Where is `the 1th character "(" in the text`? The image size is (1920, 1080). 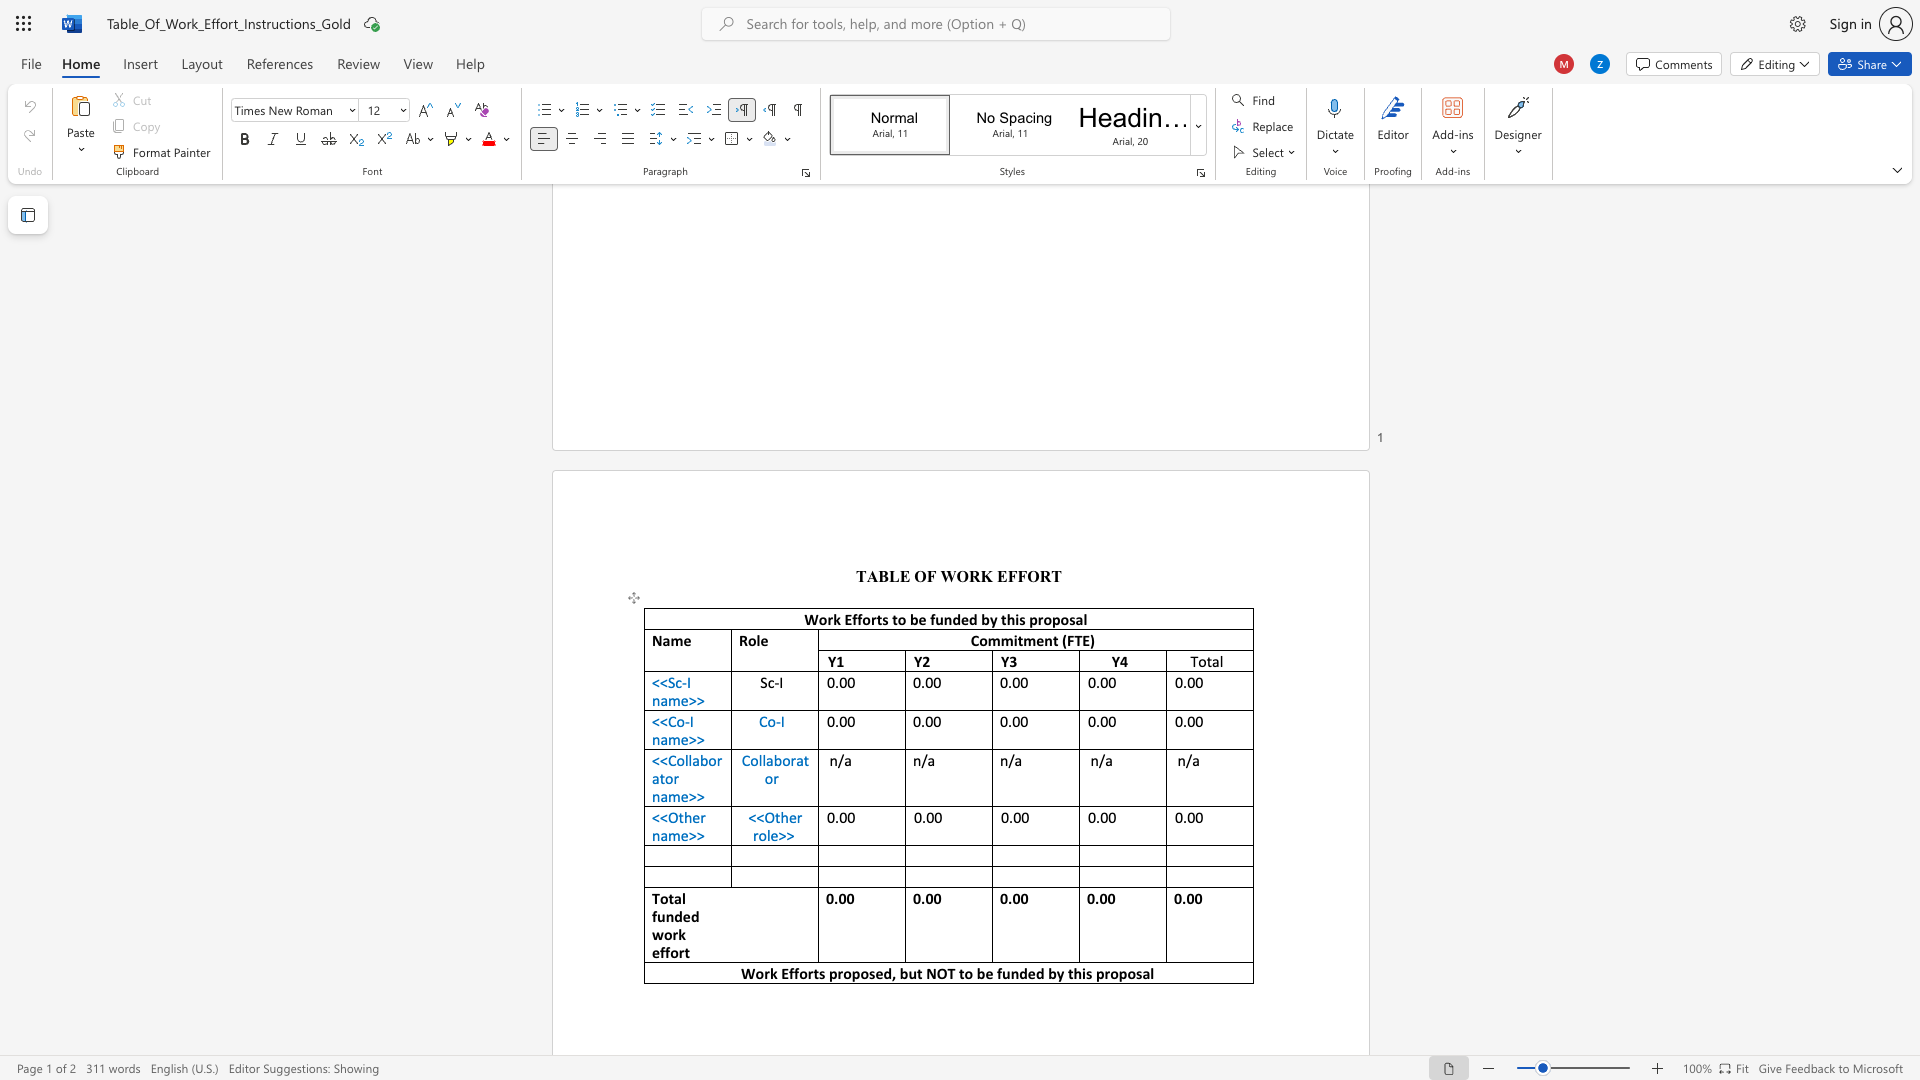 the 1th character "(" in the text is located at coordinates (1063, 640).